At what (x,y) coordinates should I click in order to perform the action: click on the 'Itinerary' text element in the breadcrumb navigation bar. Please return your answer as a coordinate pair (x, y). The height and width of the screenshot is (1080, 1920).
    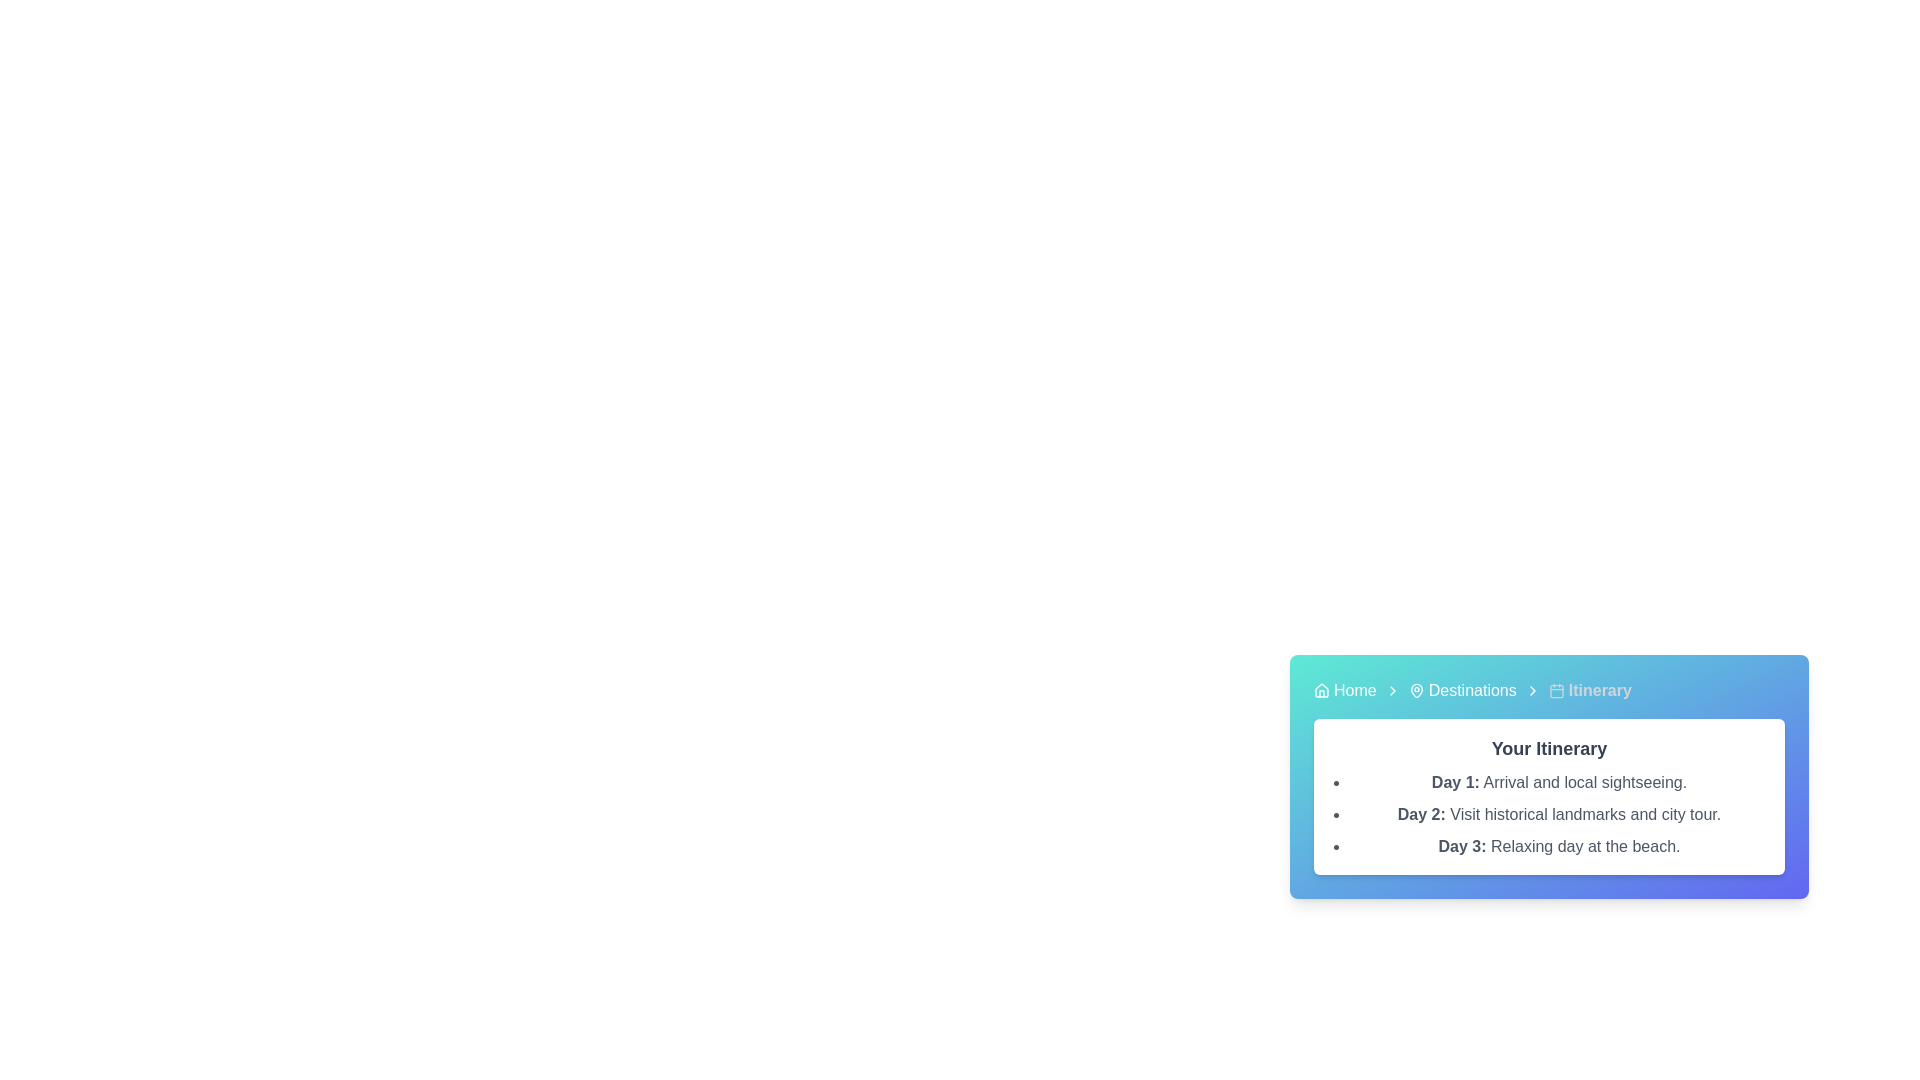
    Looking at the image, I should click on (1589, 689).